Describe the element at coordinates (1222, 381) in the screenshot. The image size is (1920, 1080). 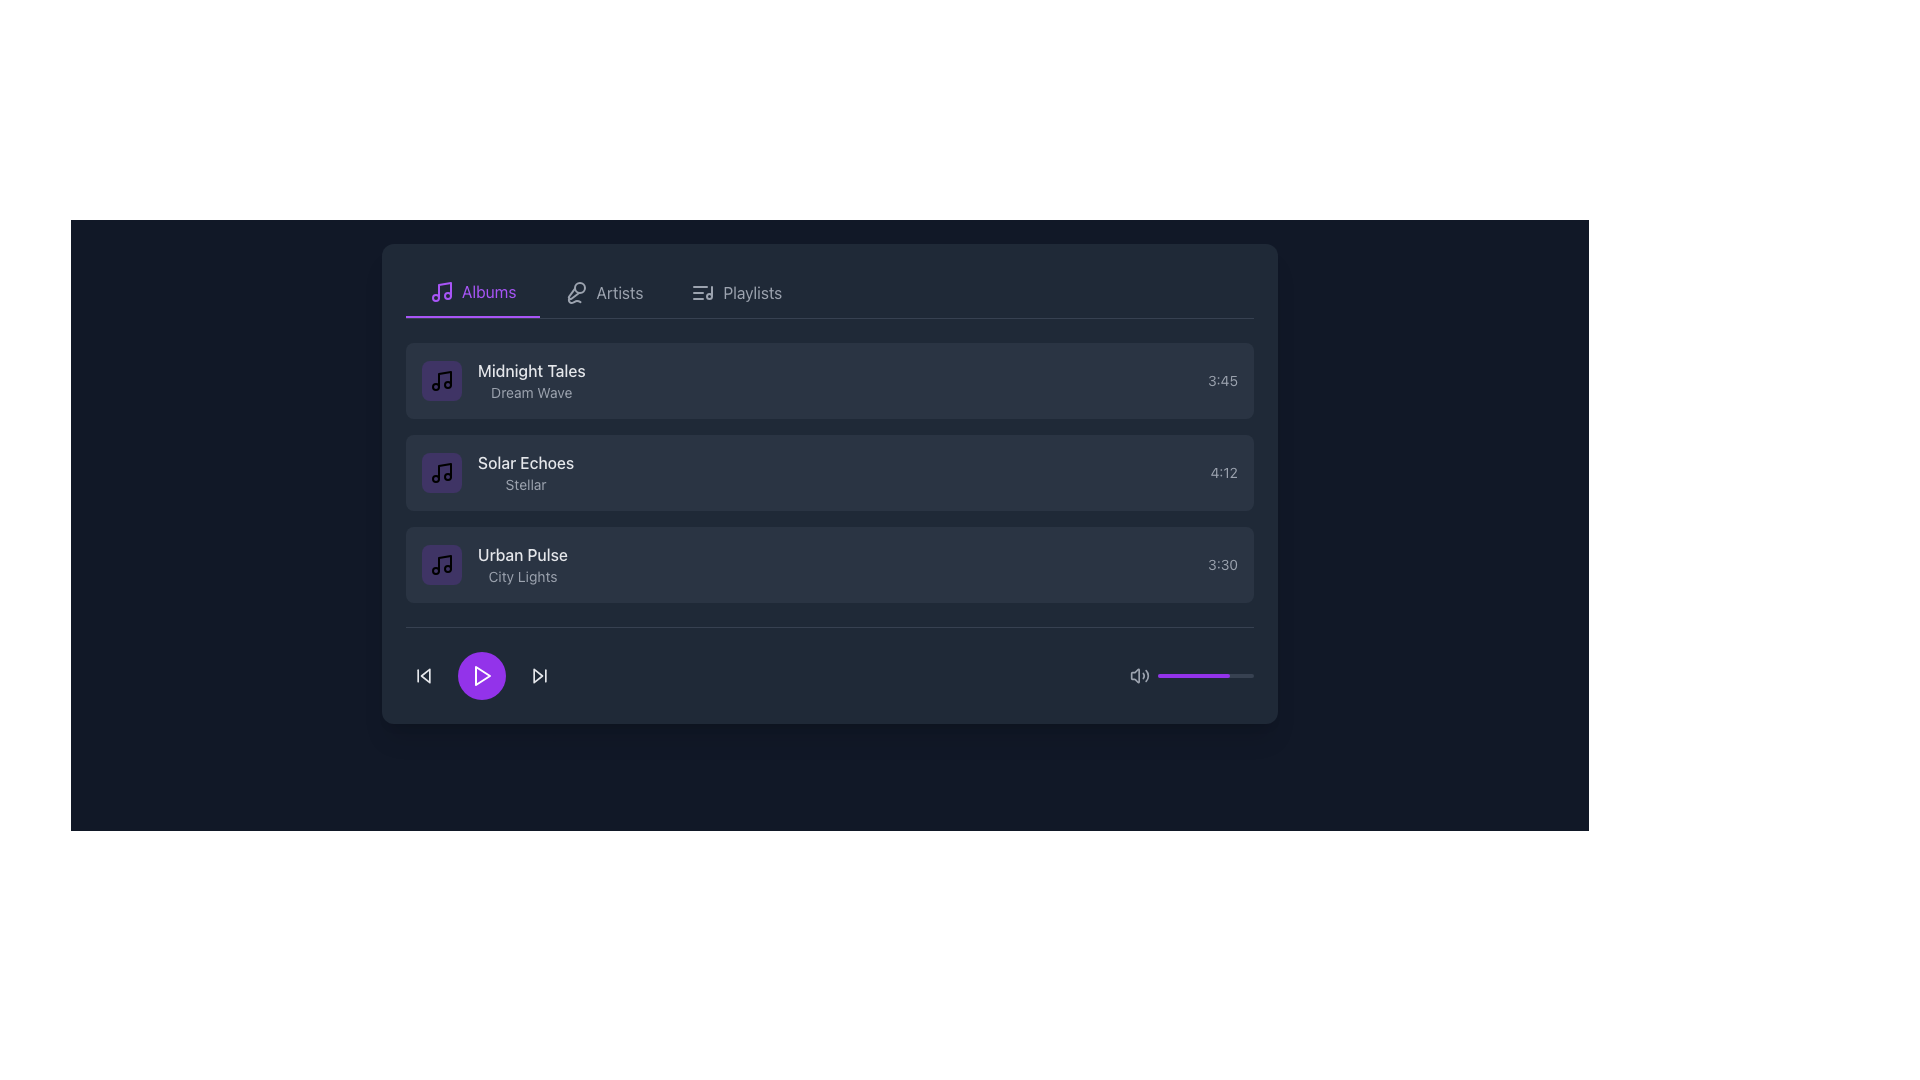
I see `the text label that displays the duration of the track, located at the far right within the first track item in the list` at that location.